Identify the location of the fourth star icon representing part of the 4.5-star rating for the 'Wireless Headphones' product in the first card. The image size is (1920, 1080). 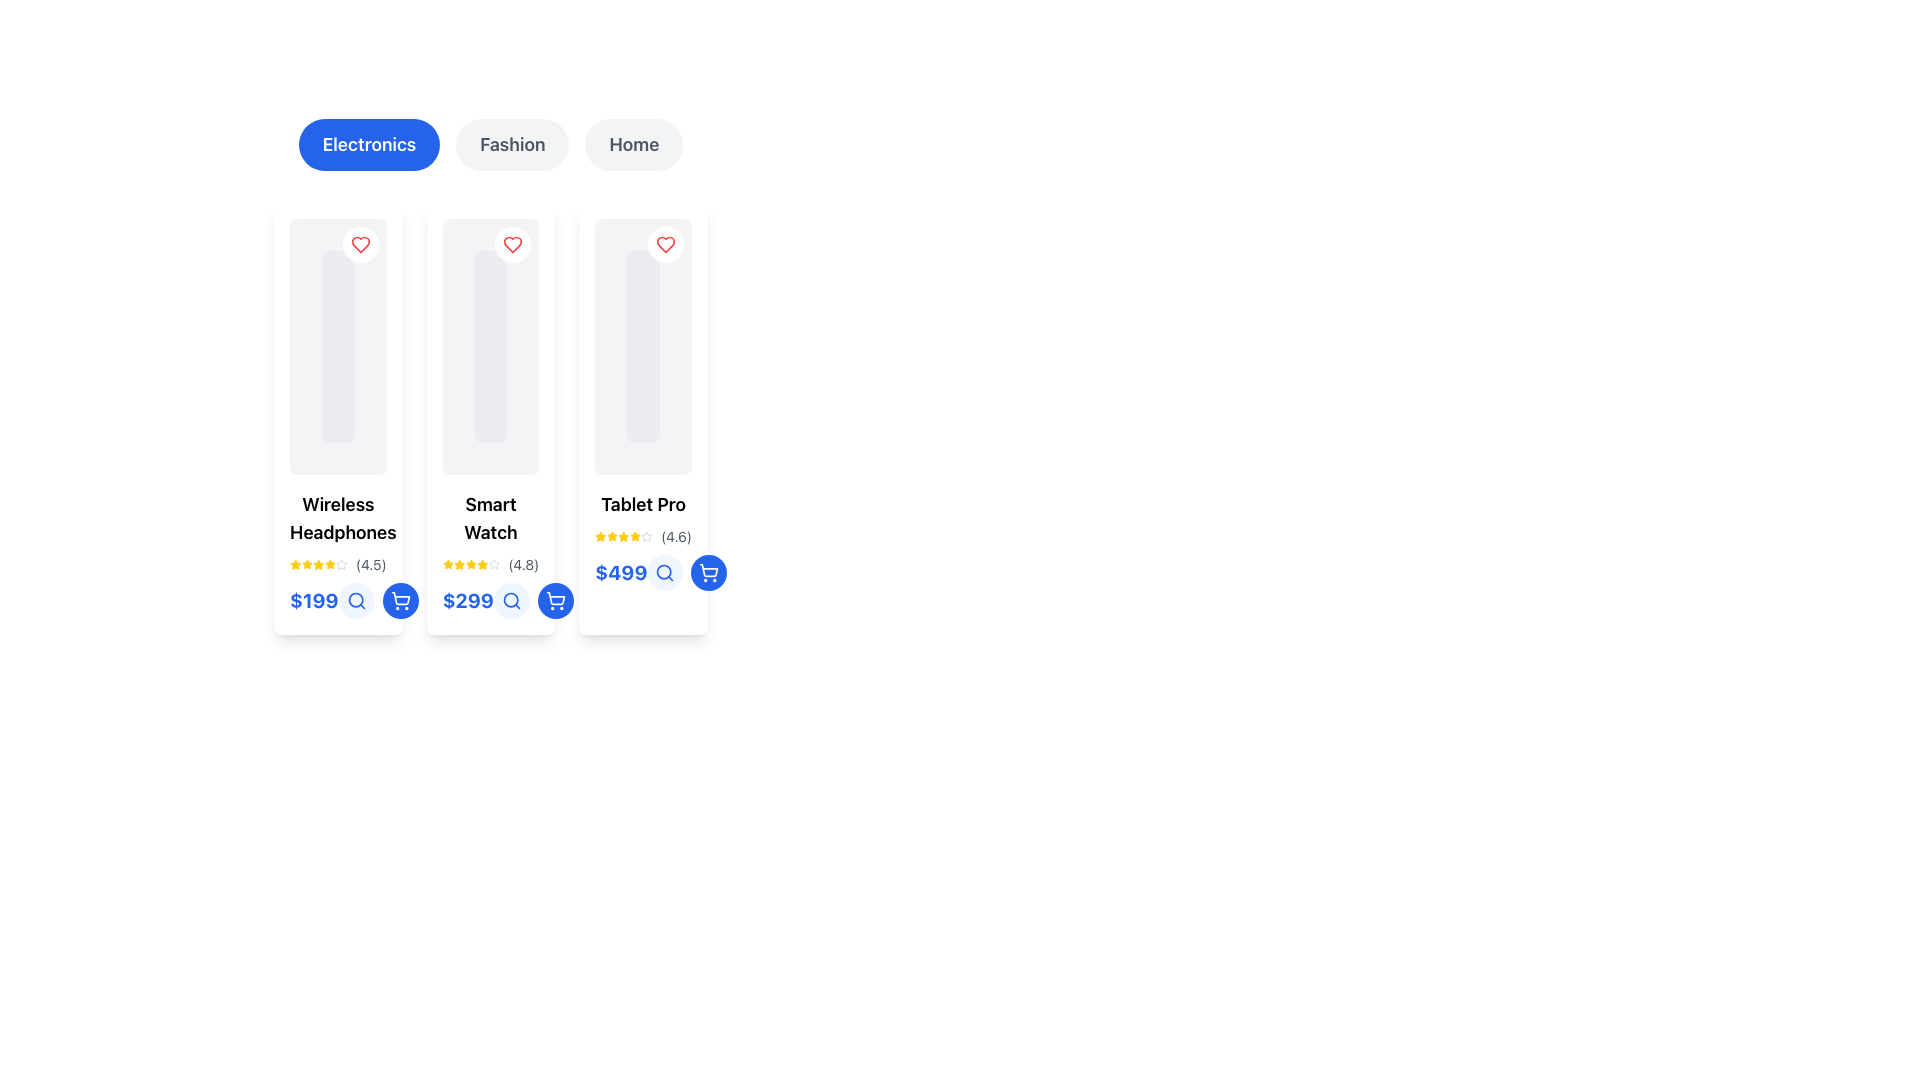
(317, 564).